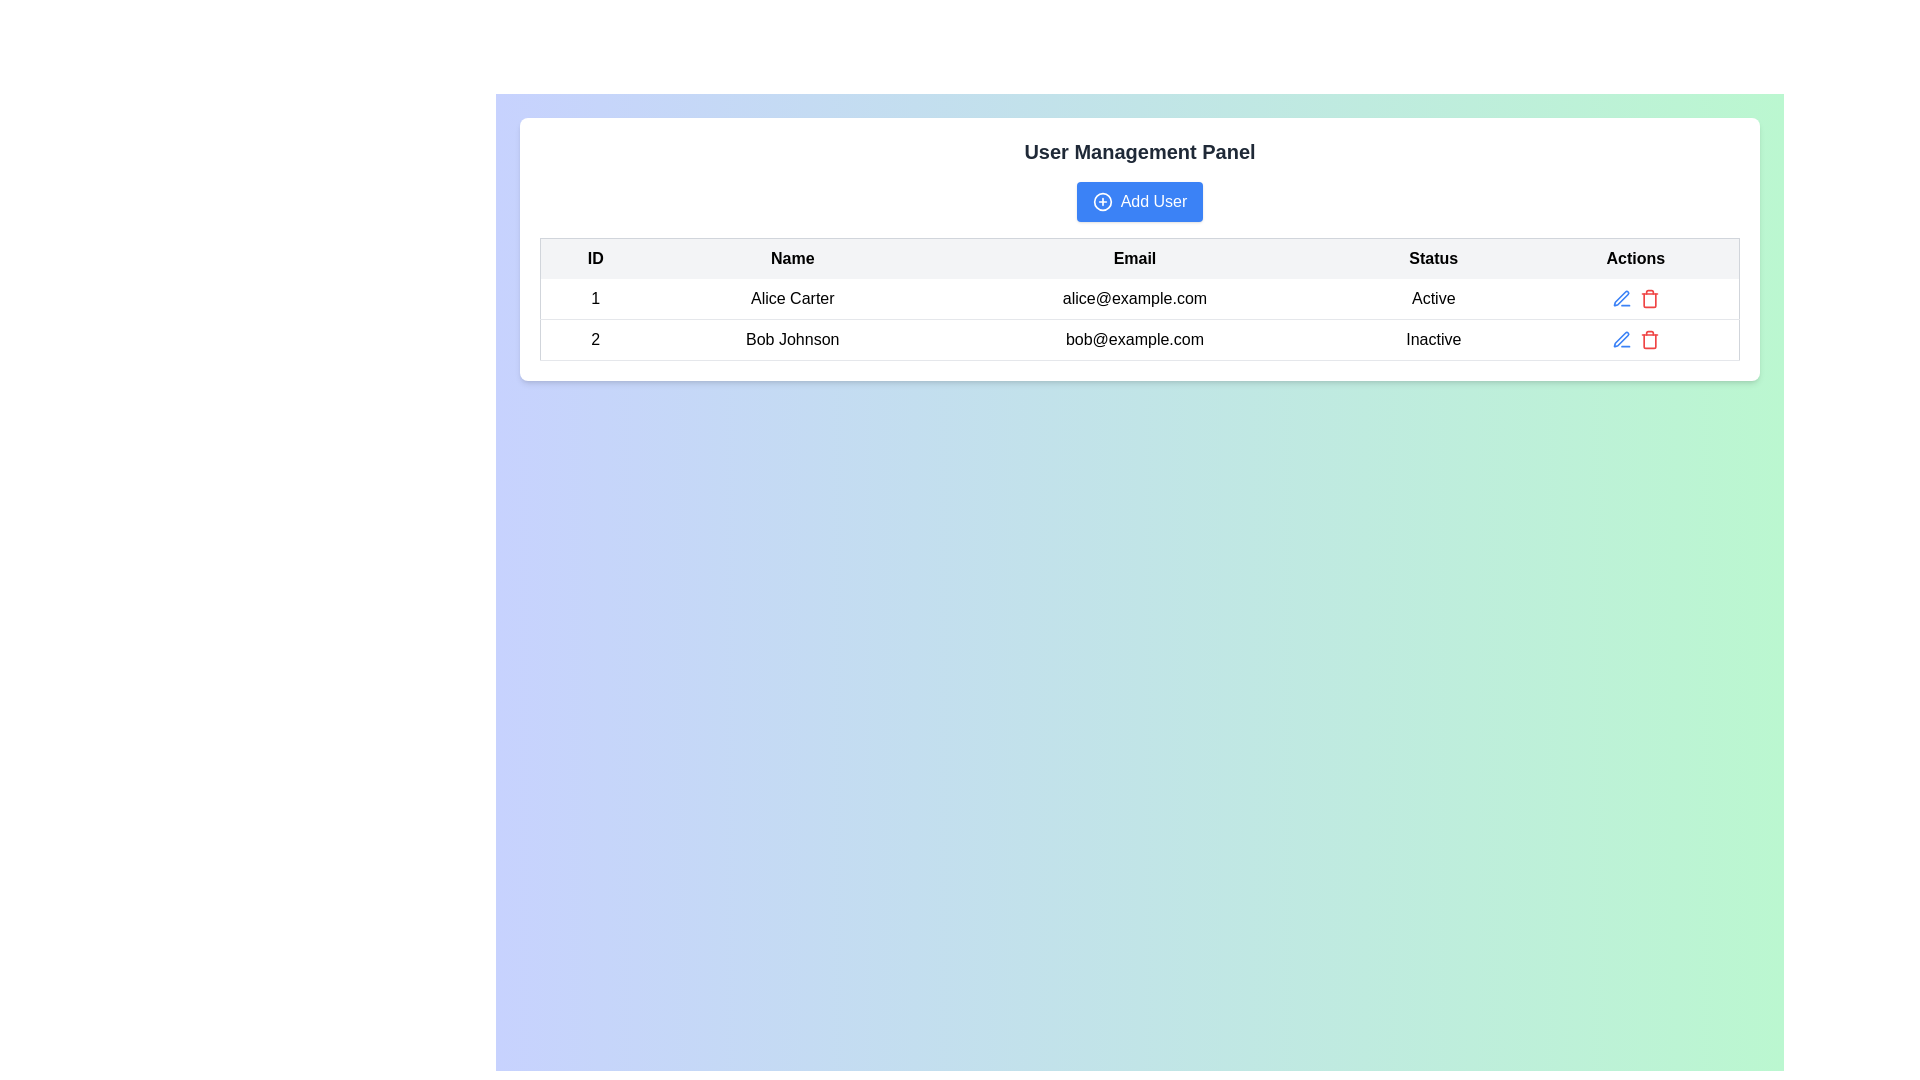 Image resolution: width=1920 pixels, height=1080 pixels. Describe the element at coordinates (1134, 257) in the screenshot. I see `the table header cell labeled 'Email', which is bold and located in the third column of the table header, between 'Name' and 'Status'` at that location.